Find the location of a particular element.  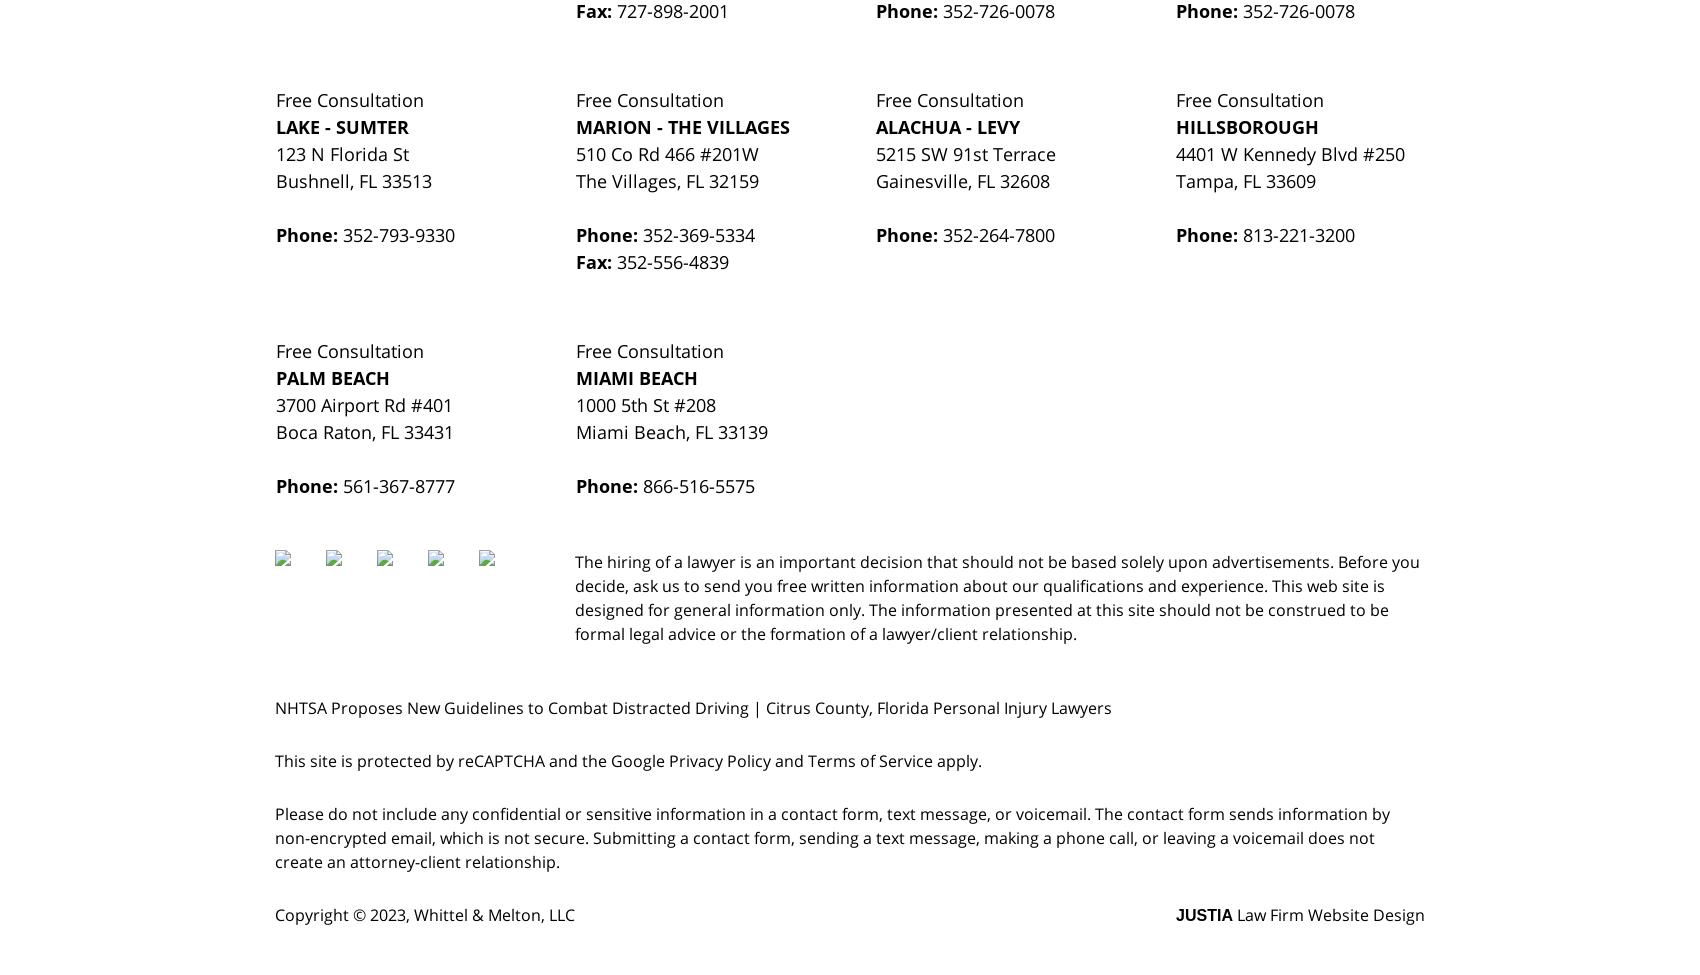

'Privacy Policy' is located at coordinates (668, 759).